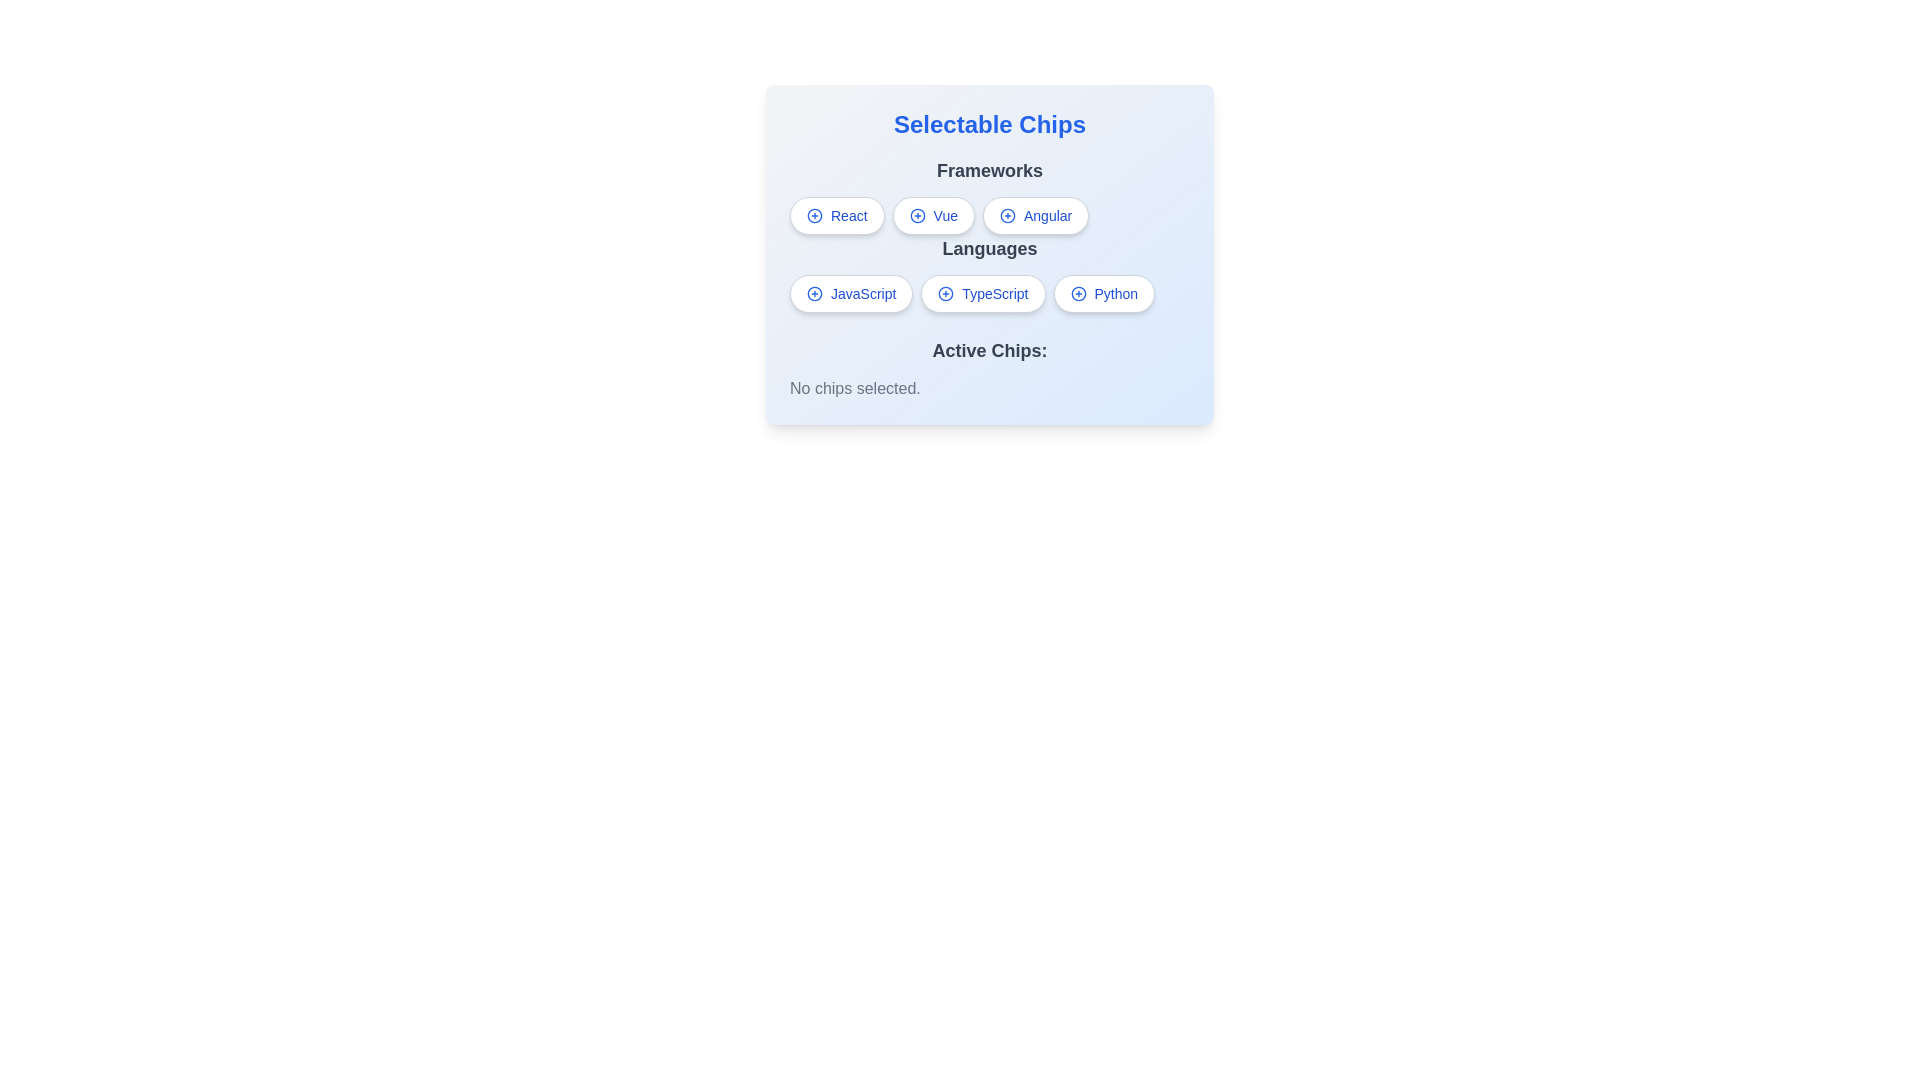 This screenshot has height=1080, width=1920. I want to click on the 'Angular' button, which is the third button in the horizontal list under the 'Frameworks' section, so click(1036, 216).